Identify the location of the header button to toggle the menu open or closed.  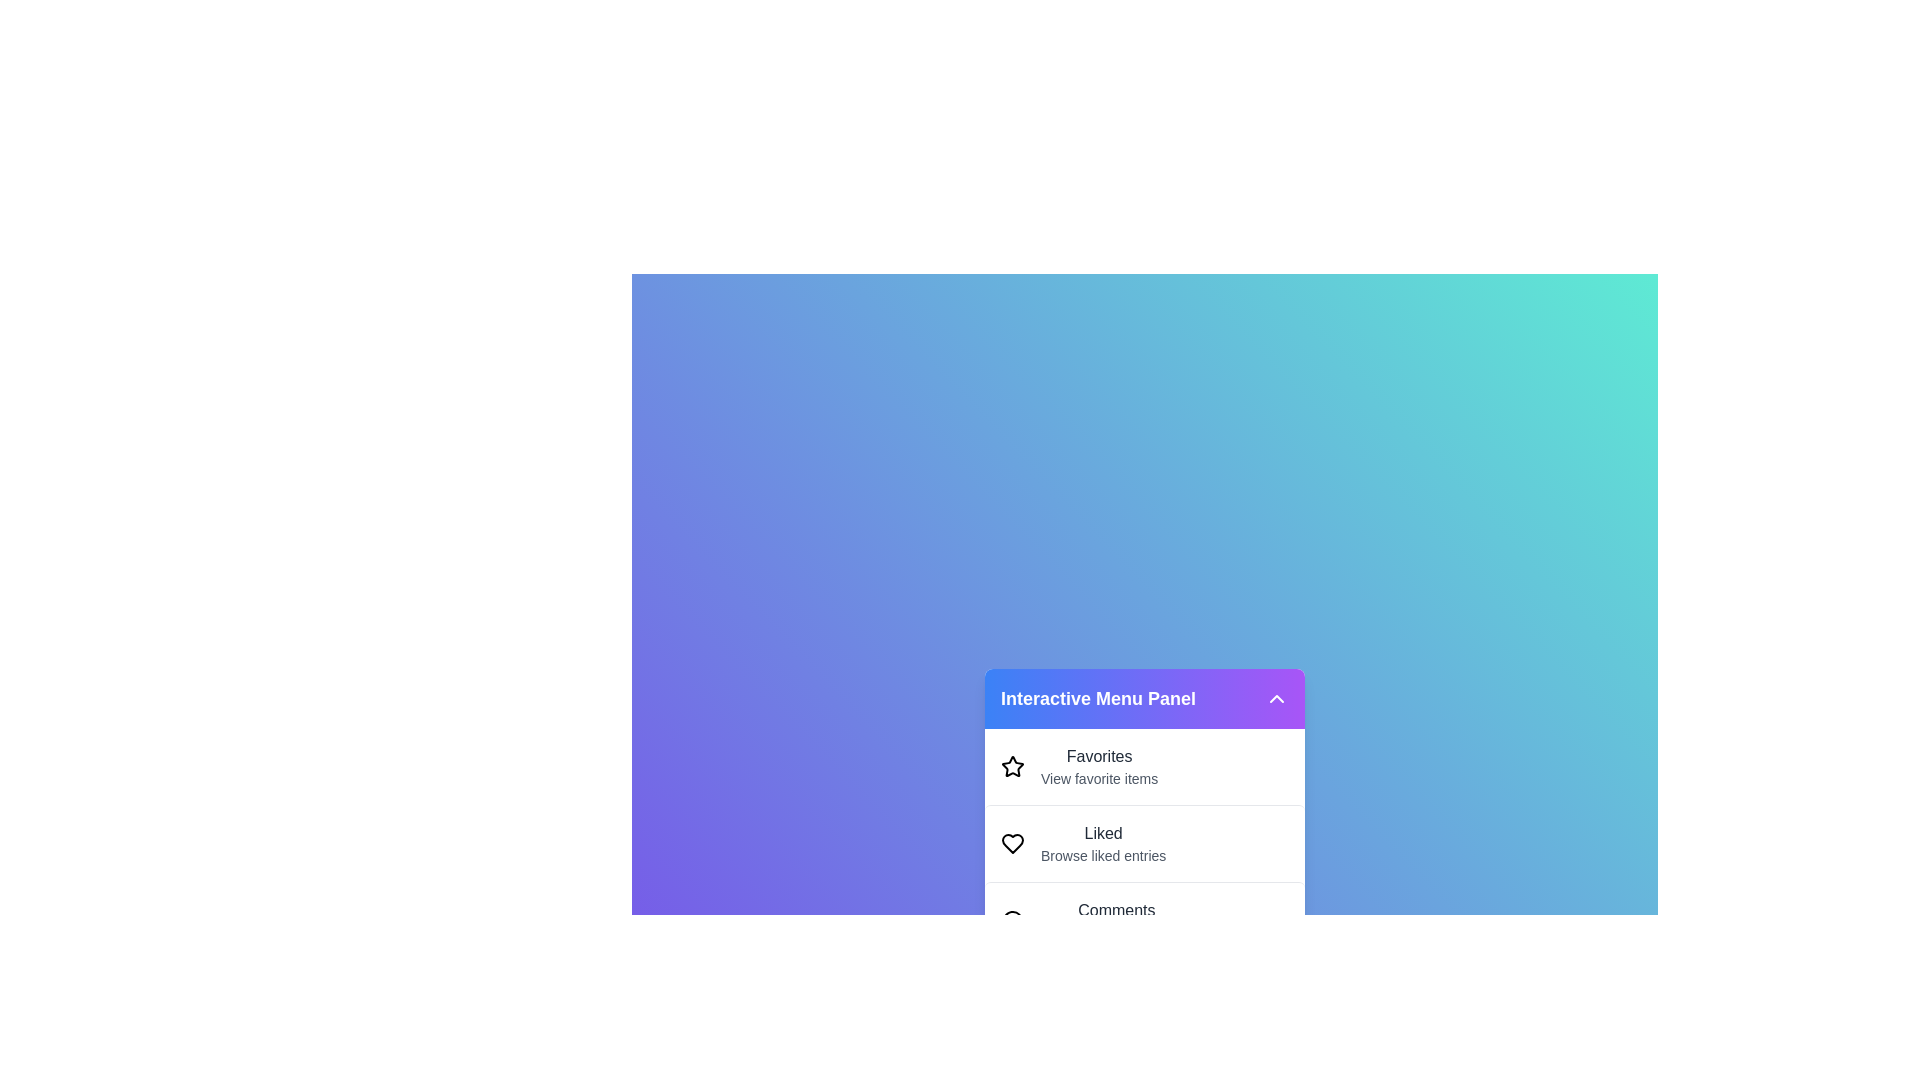
(1275, 697).